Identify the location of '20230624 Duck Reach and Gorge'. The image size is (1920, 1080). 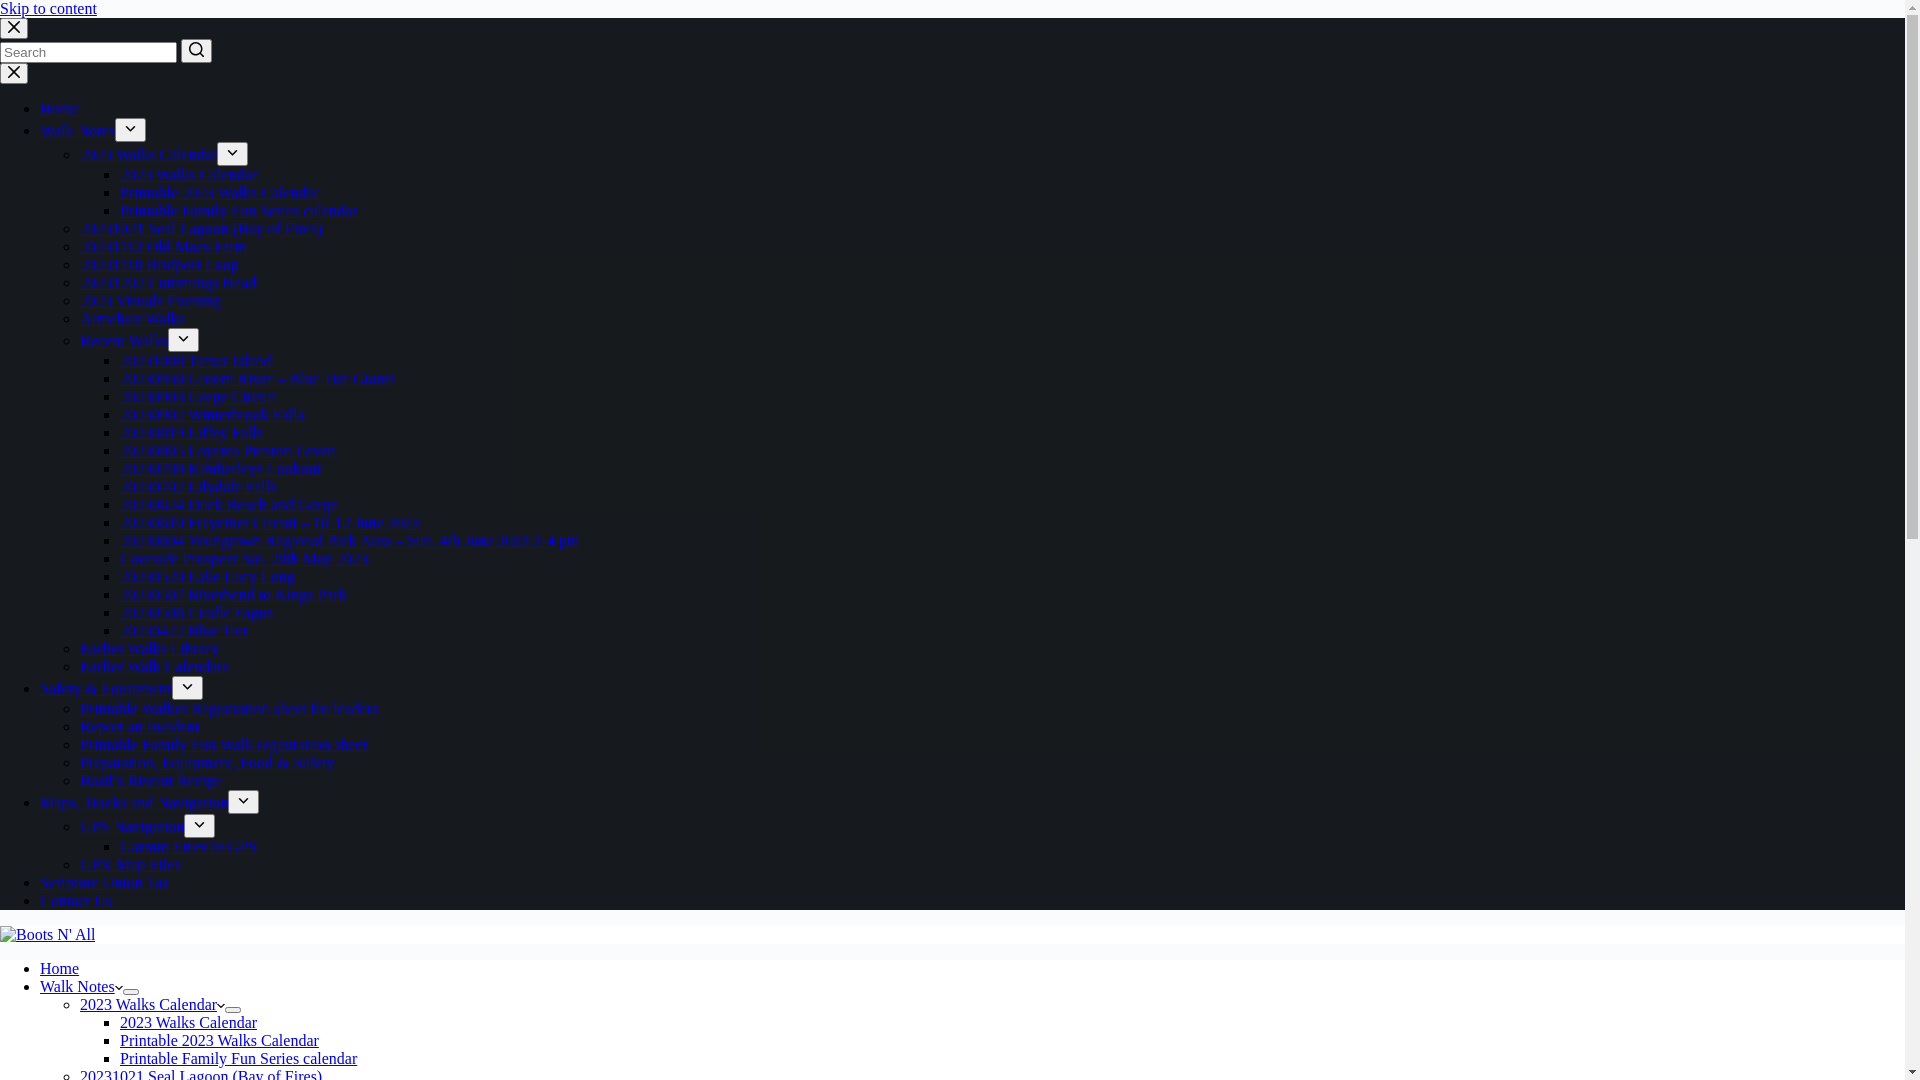
(228, 503).